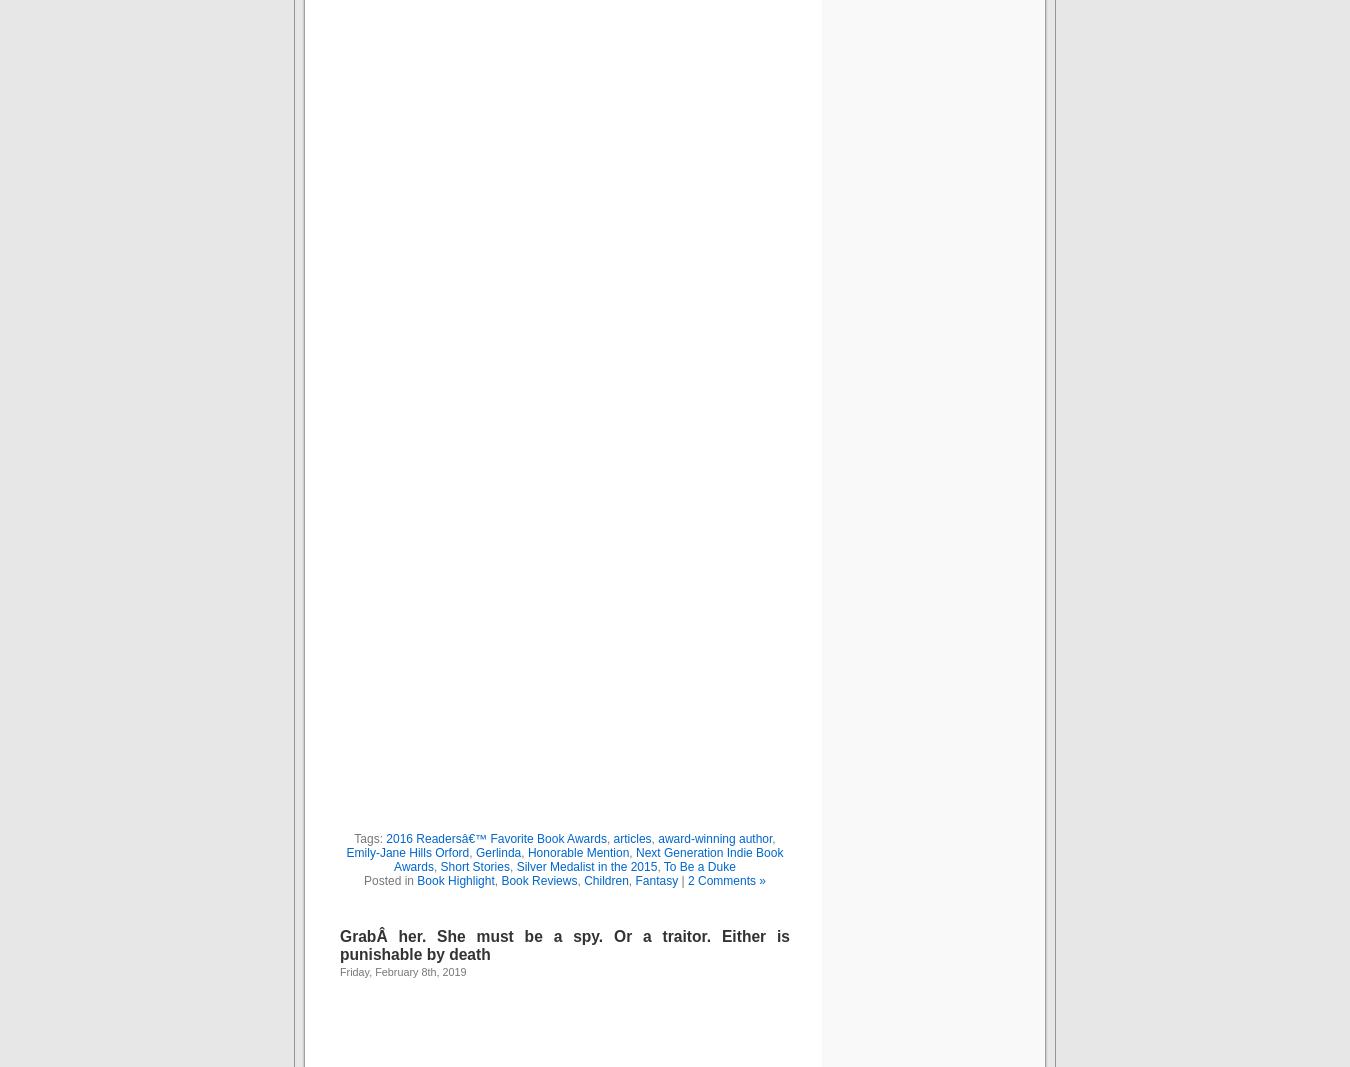 The image size is (1350, 1067). Describe the element at coordinates (370, 837) in the screenshot. I see `'Tags:'` at that location.